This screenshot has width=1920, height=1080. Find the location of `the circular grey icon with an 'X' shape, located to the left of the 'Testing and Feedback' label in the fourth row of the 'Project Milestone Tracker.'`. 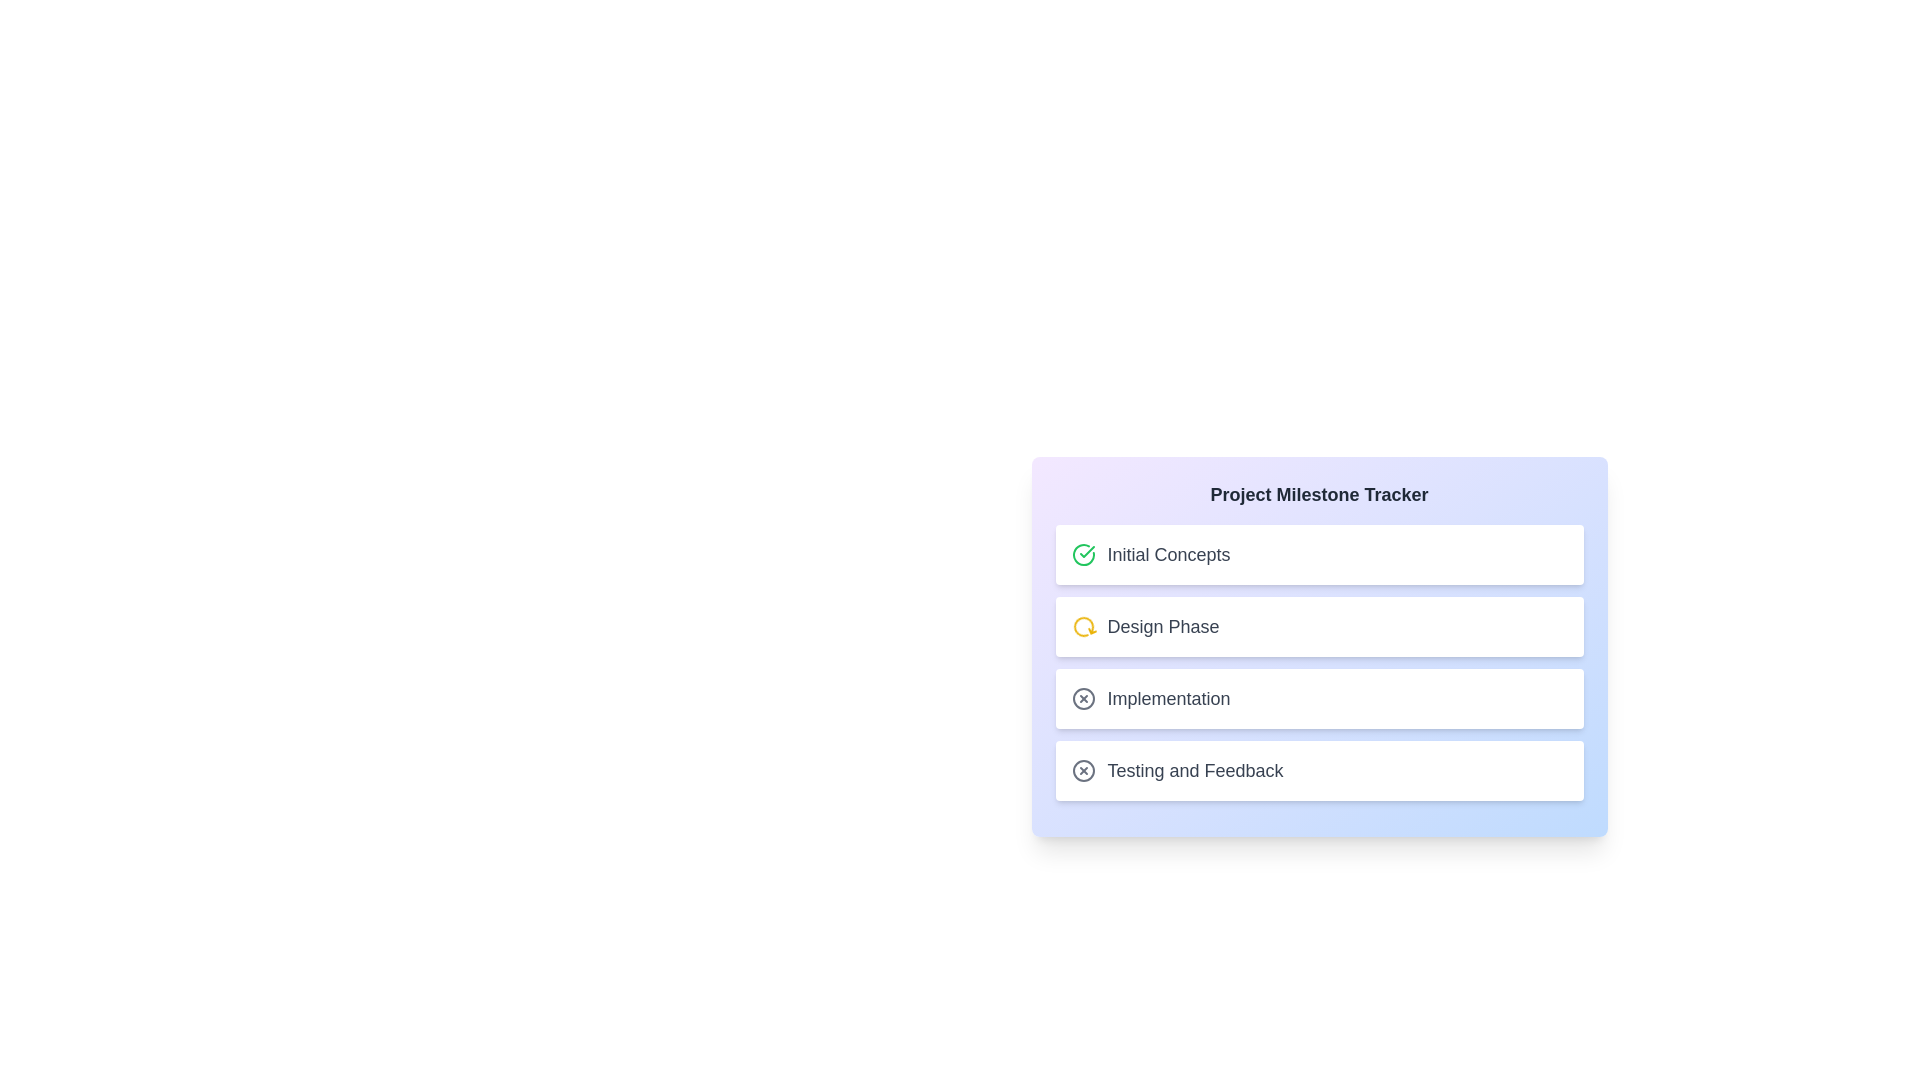

the circular grey icon with an 'X' shape, located to the left of the 'Testing and Feedback' label in the fourth row of the 'Project Milestone Tracker.' is located at coordinates (1082, 770).